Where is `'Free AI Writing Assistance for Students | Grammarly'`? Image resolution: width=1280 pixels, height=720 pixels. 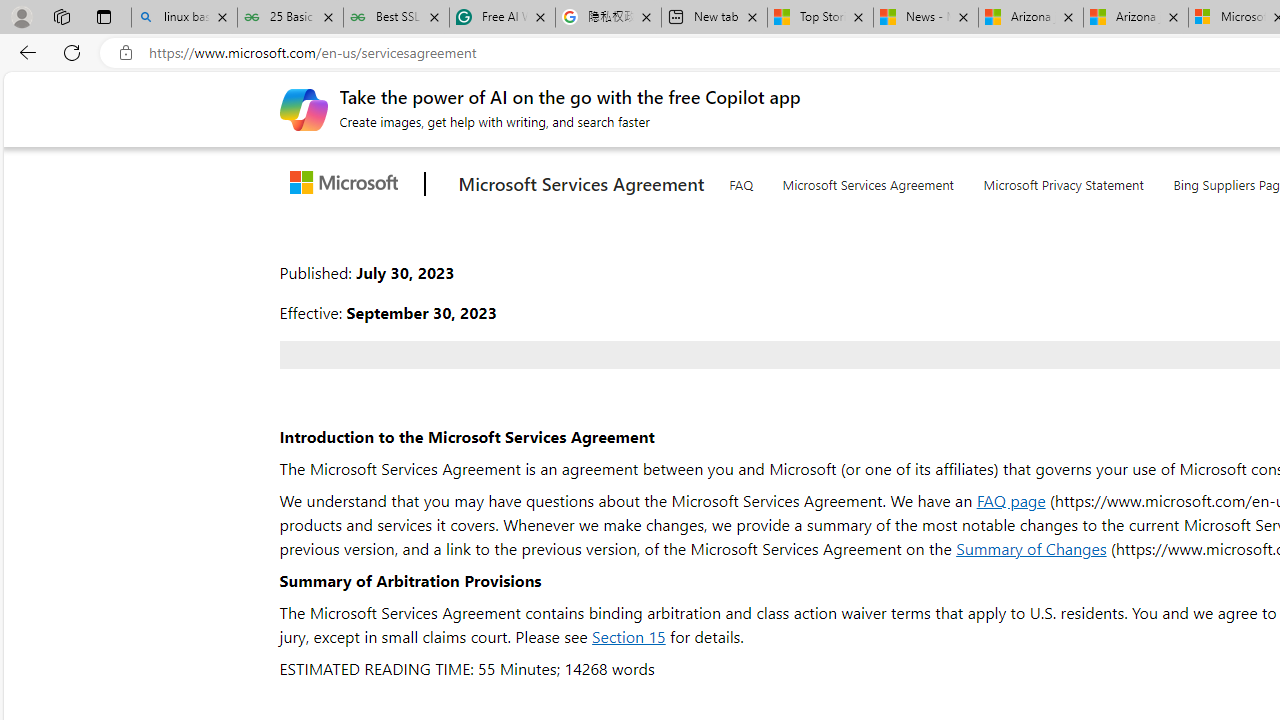
'Free AI Writing Assistance for Students | Grammarly' is located at coordinates (503, 17).